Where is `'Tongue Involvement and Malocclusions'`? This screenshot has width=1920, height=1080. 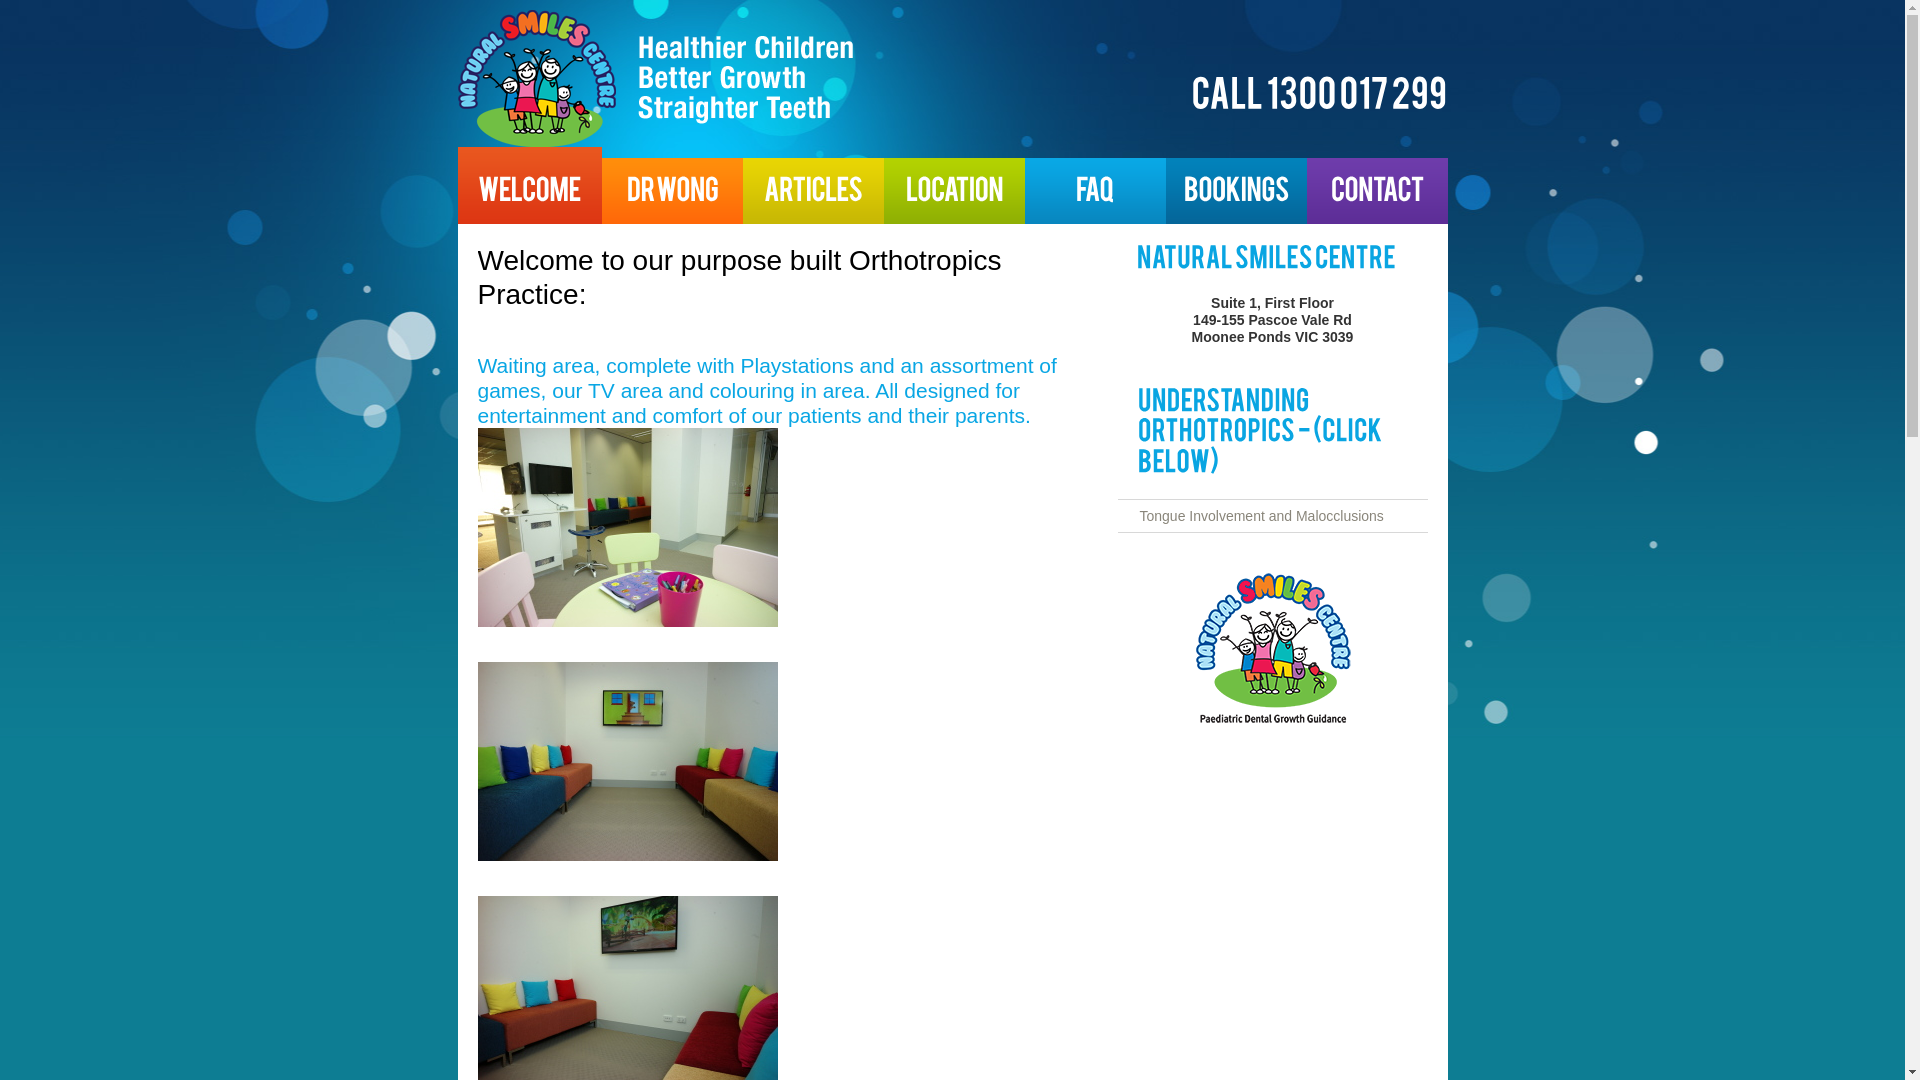
'Tongue Involvement and Malocclusions' is located at coordinates (1261, 515).